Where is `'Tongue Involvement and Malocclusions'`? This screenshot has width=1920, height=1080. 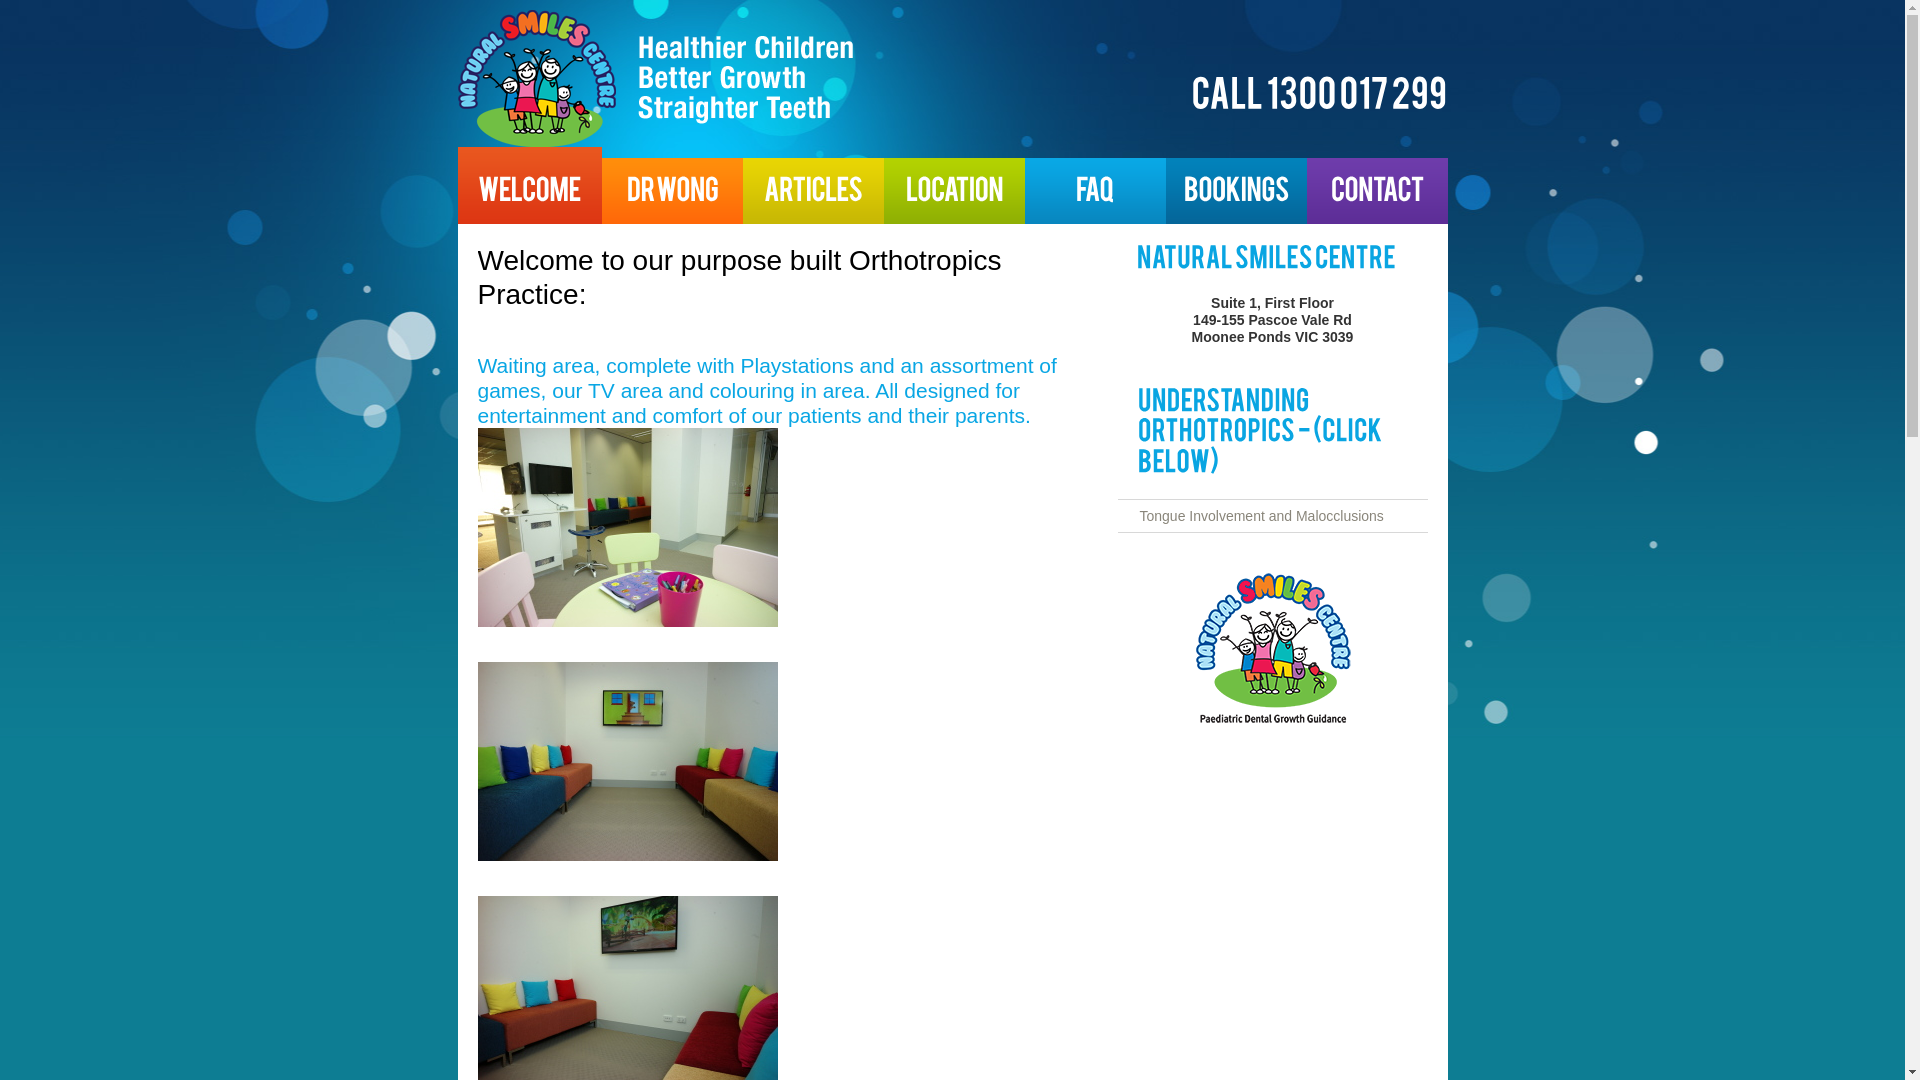
'Tongue Involvement and Malocclusions' is located at coordinates (1261, 515).